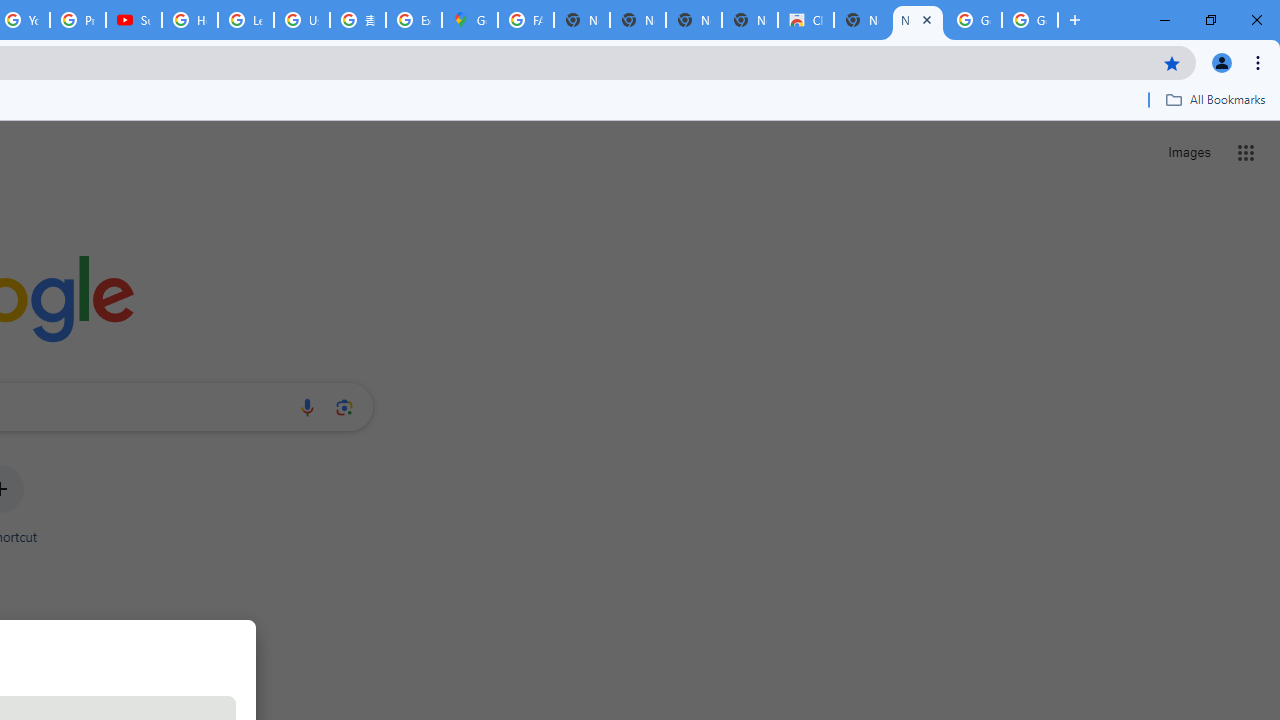 The height and width of the screenshot is (720, 1280). I want to click on 'New Tab', so click(916, 20).